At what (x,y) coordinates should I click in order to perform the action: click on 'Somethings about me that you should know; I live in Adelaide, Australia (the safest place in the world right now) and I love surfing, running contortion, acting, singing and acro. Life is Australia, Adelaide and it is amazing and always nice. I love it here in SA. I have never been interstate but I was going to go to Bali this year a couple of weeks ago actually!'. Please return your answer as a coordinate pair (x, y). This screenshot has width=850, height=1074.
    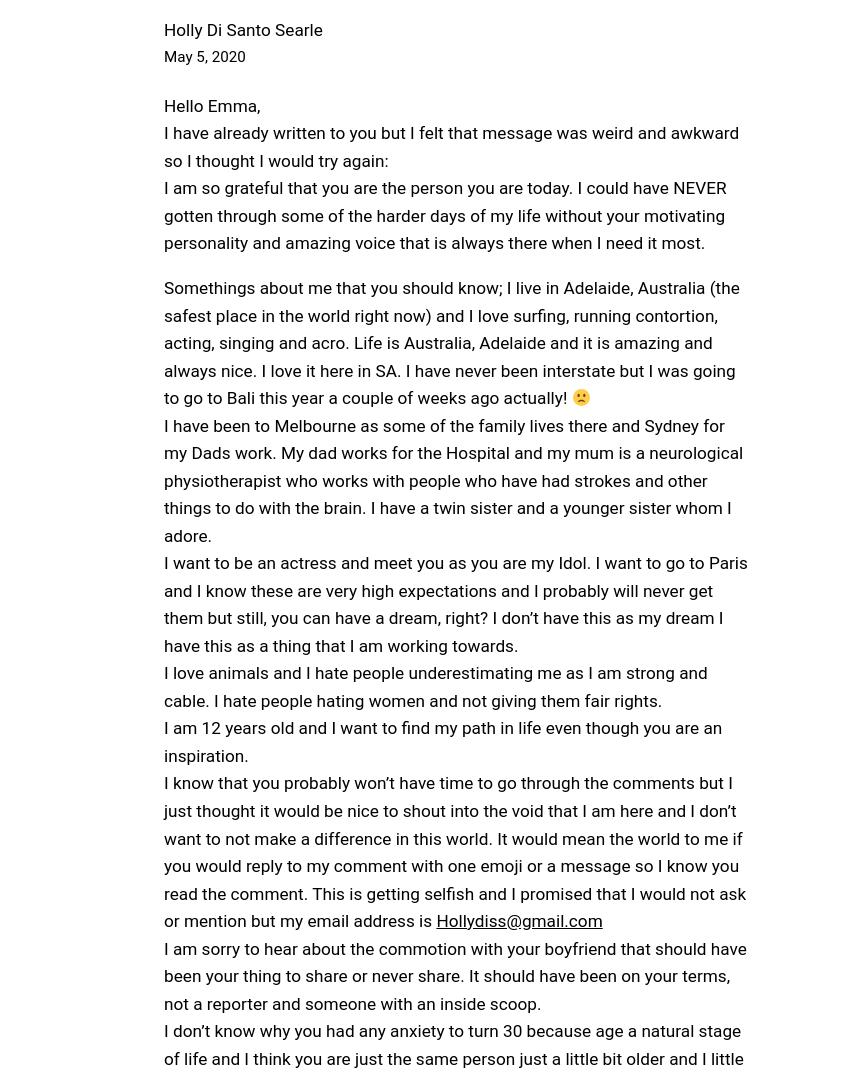
    Looking at the image, I should click on (450, 342).